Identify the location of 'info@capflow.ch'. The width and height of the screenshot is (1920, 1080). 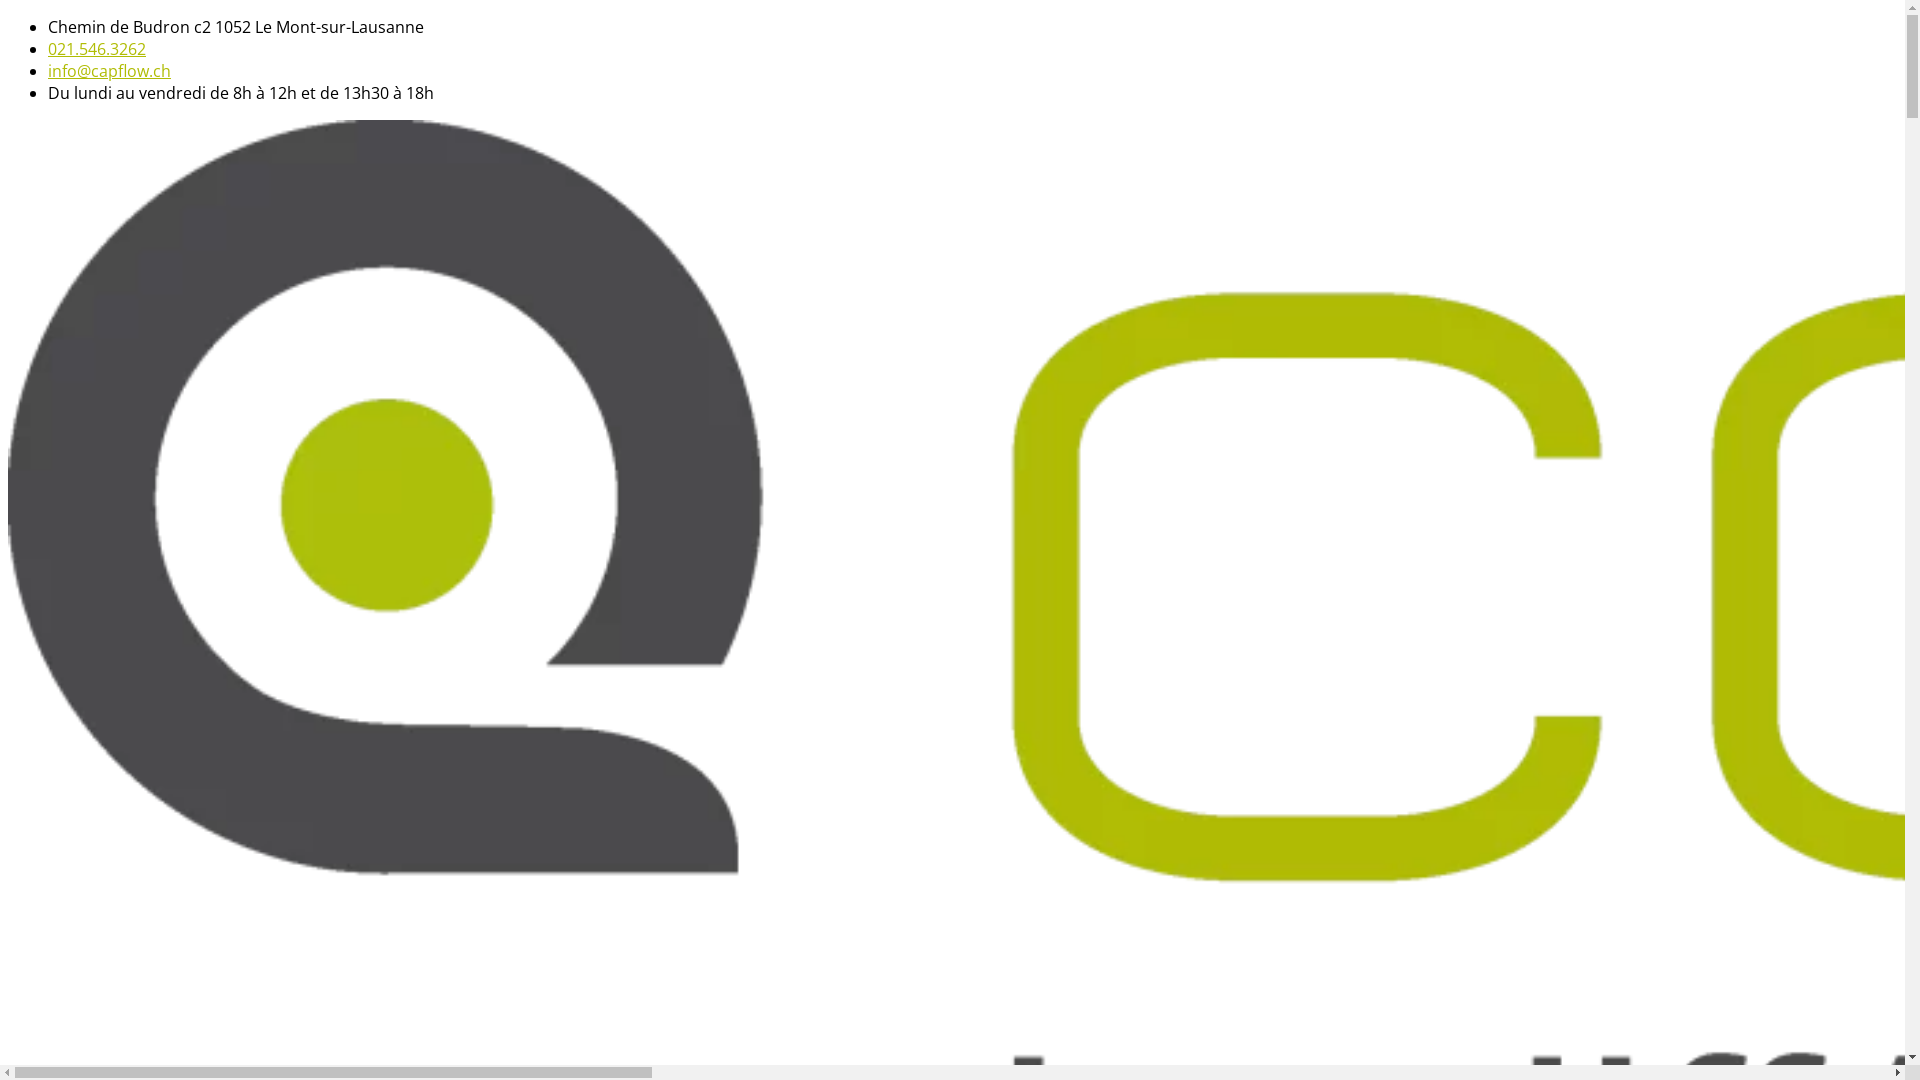
(108, 69).